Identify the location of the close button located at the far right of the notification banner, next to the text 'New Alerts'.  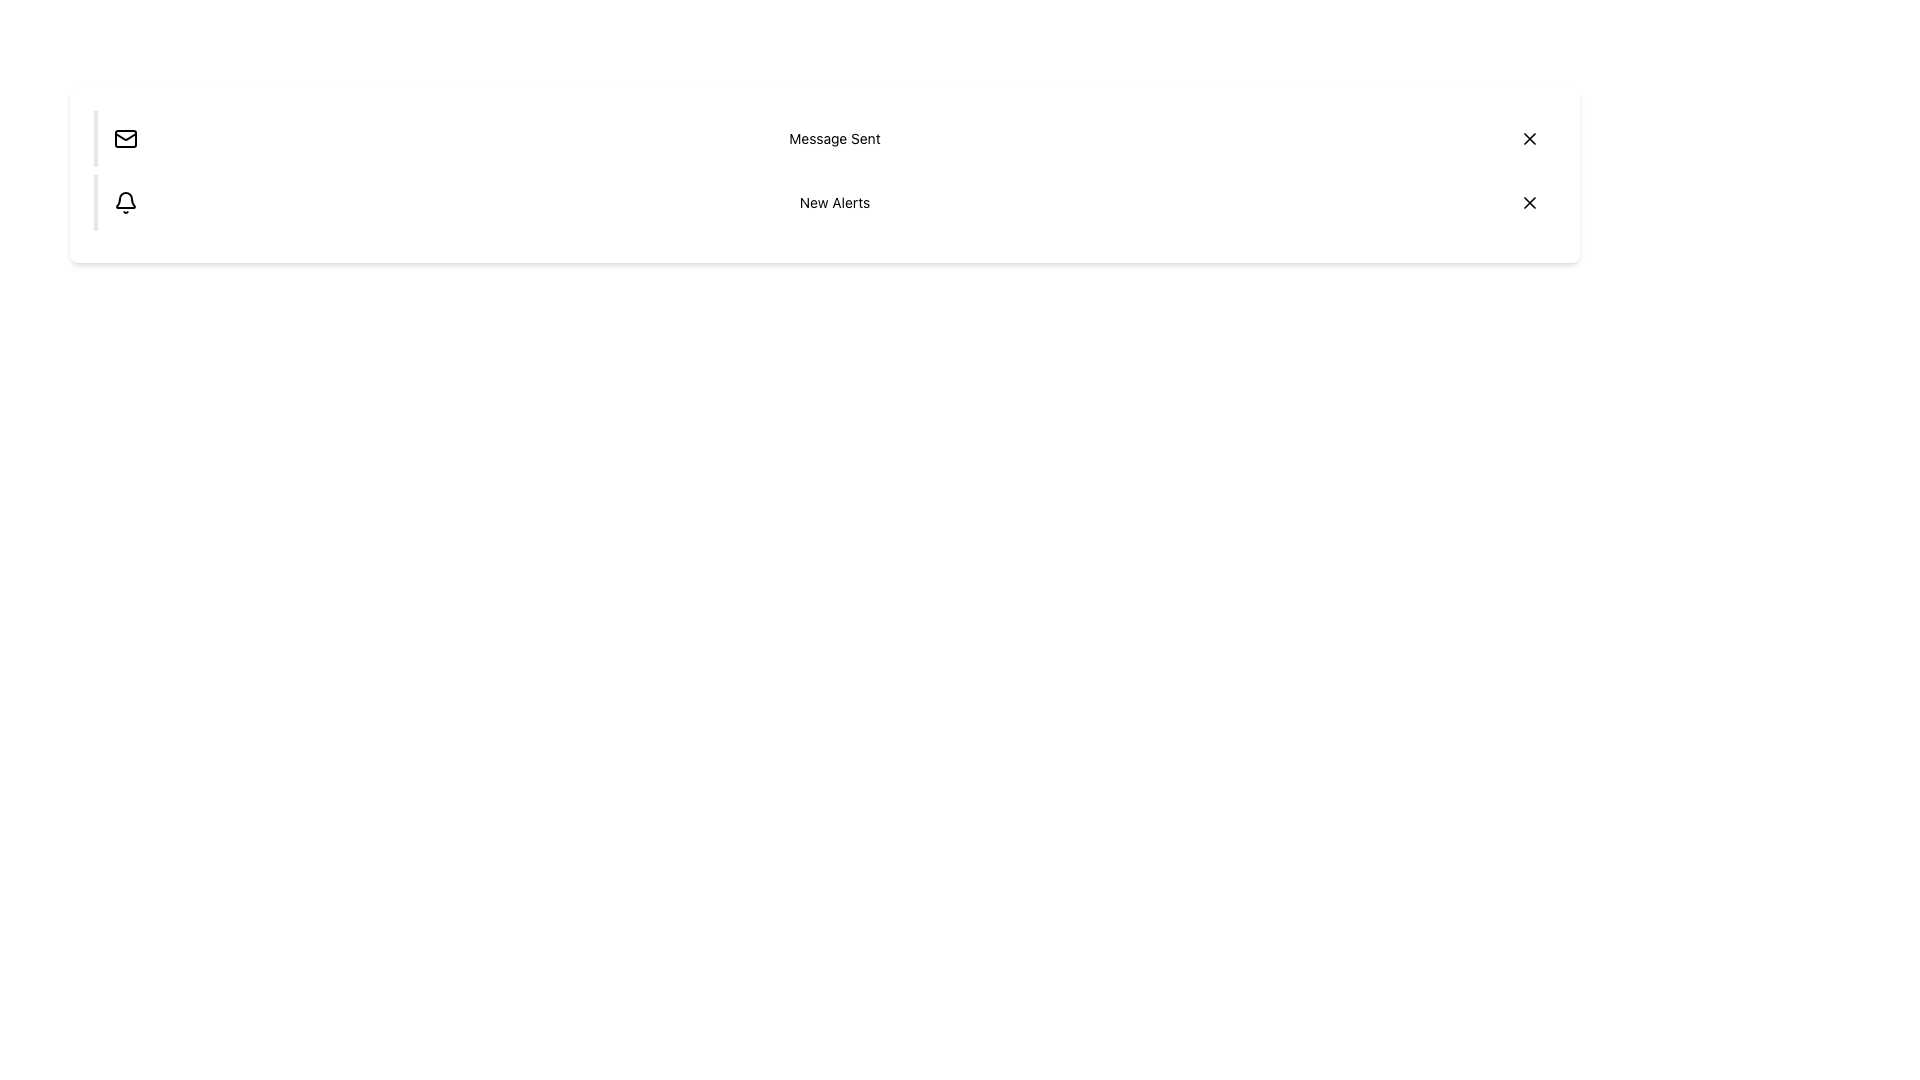
(1529, 203).